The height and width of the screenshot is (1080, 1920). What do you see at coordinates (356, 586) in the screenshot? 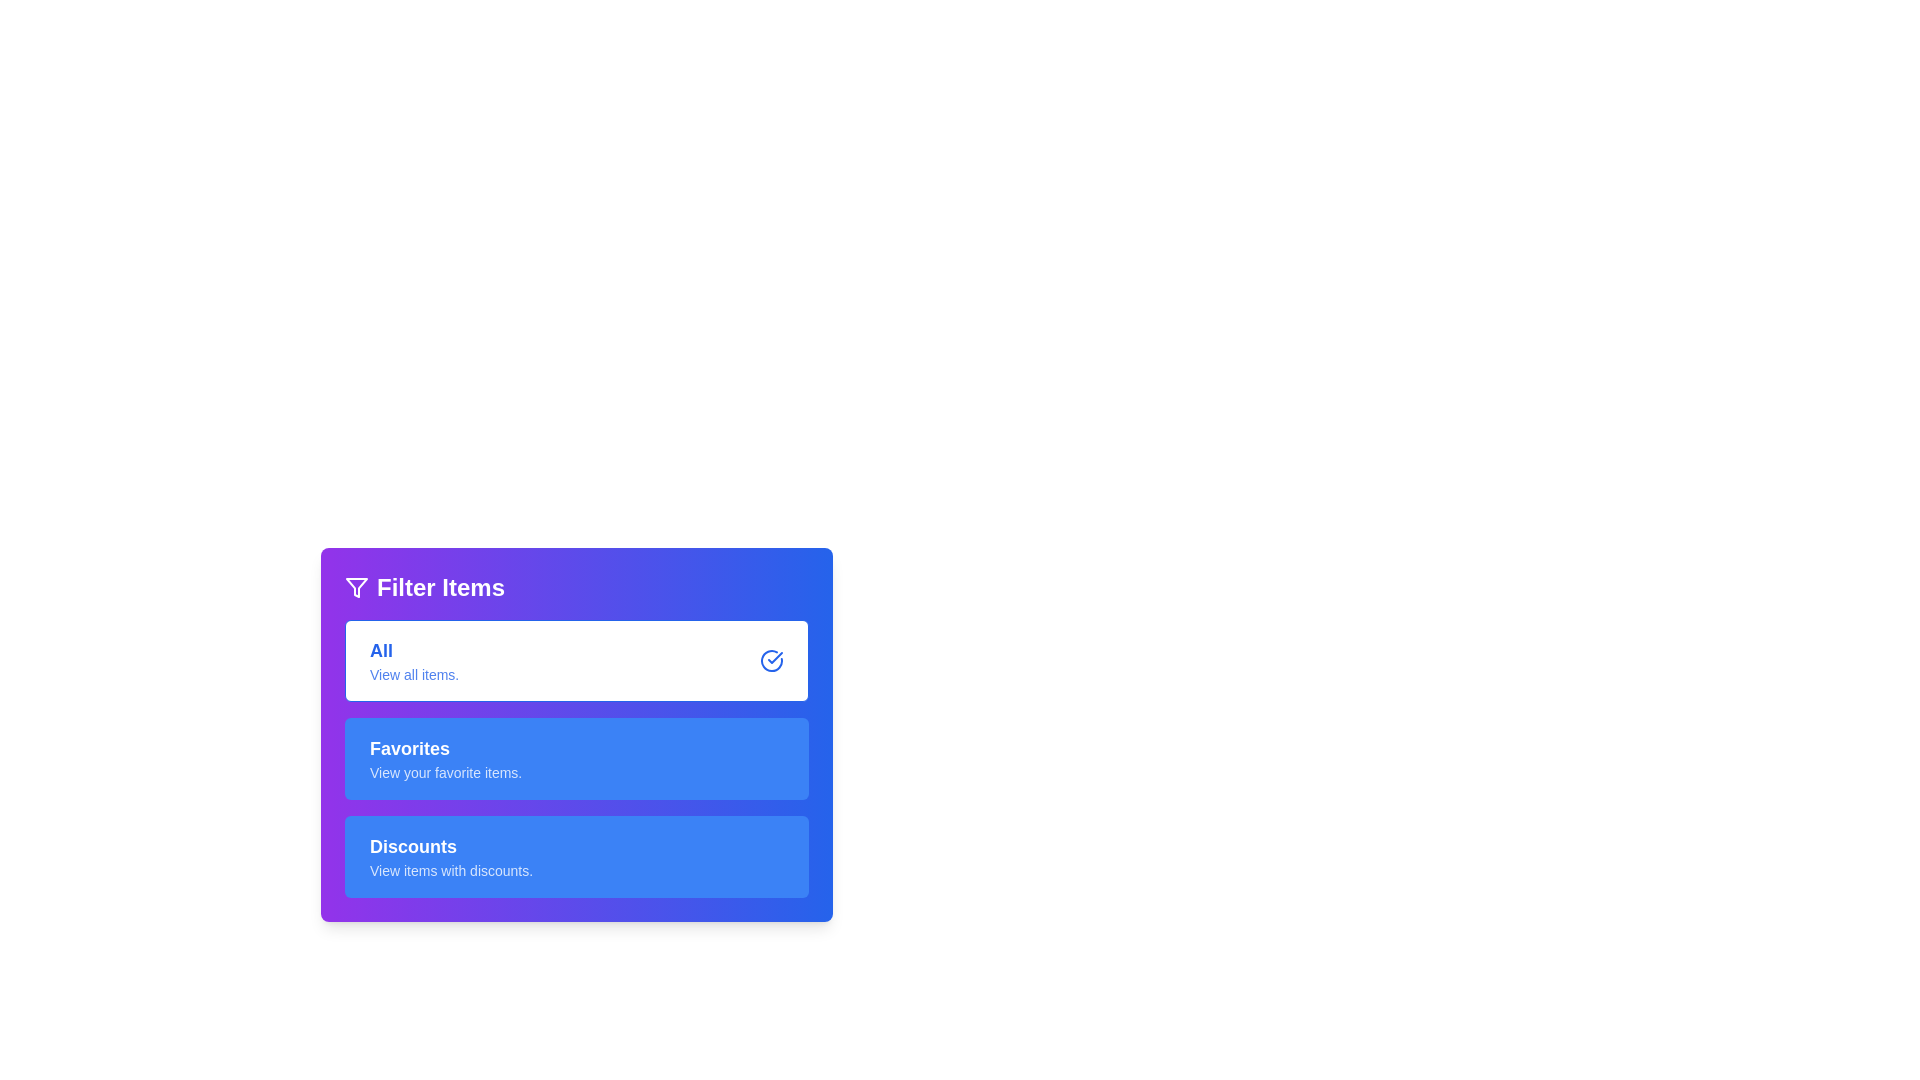
I see `the filter icon located at the leftmost position of the header section, adjacent to the 'Filter Items' label` at bounding box center [356, 586].